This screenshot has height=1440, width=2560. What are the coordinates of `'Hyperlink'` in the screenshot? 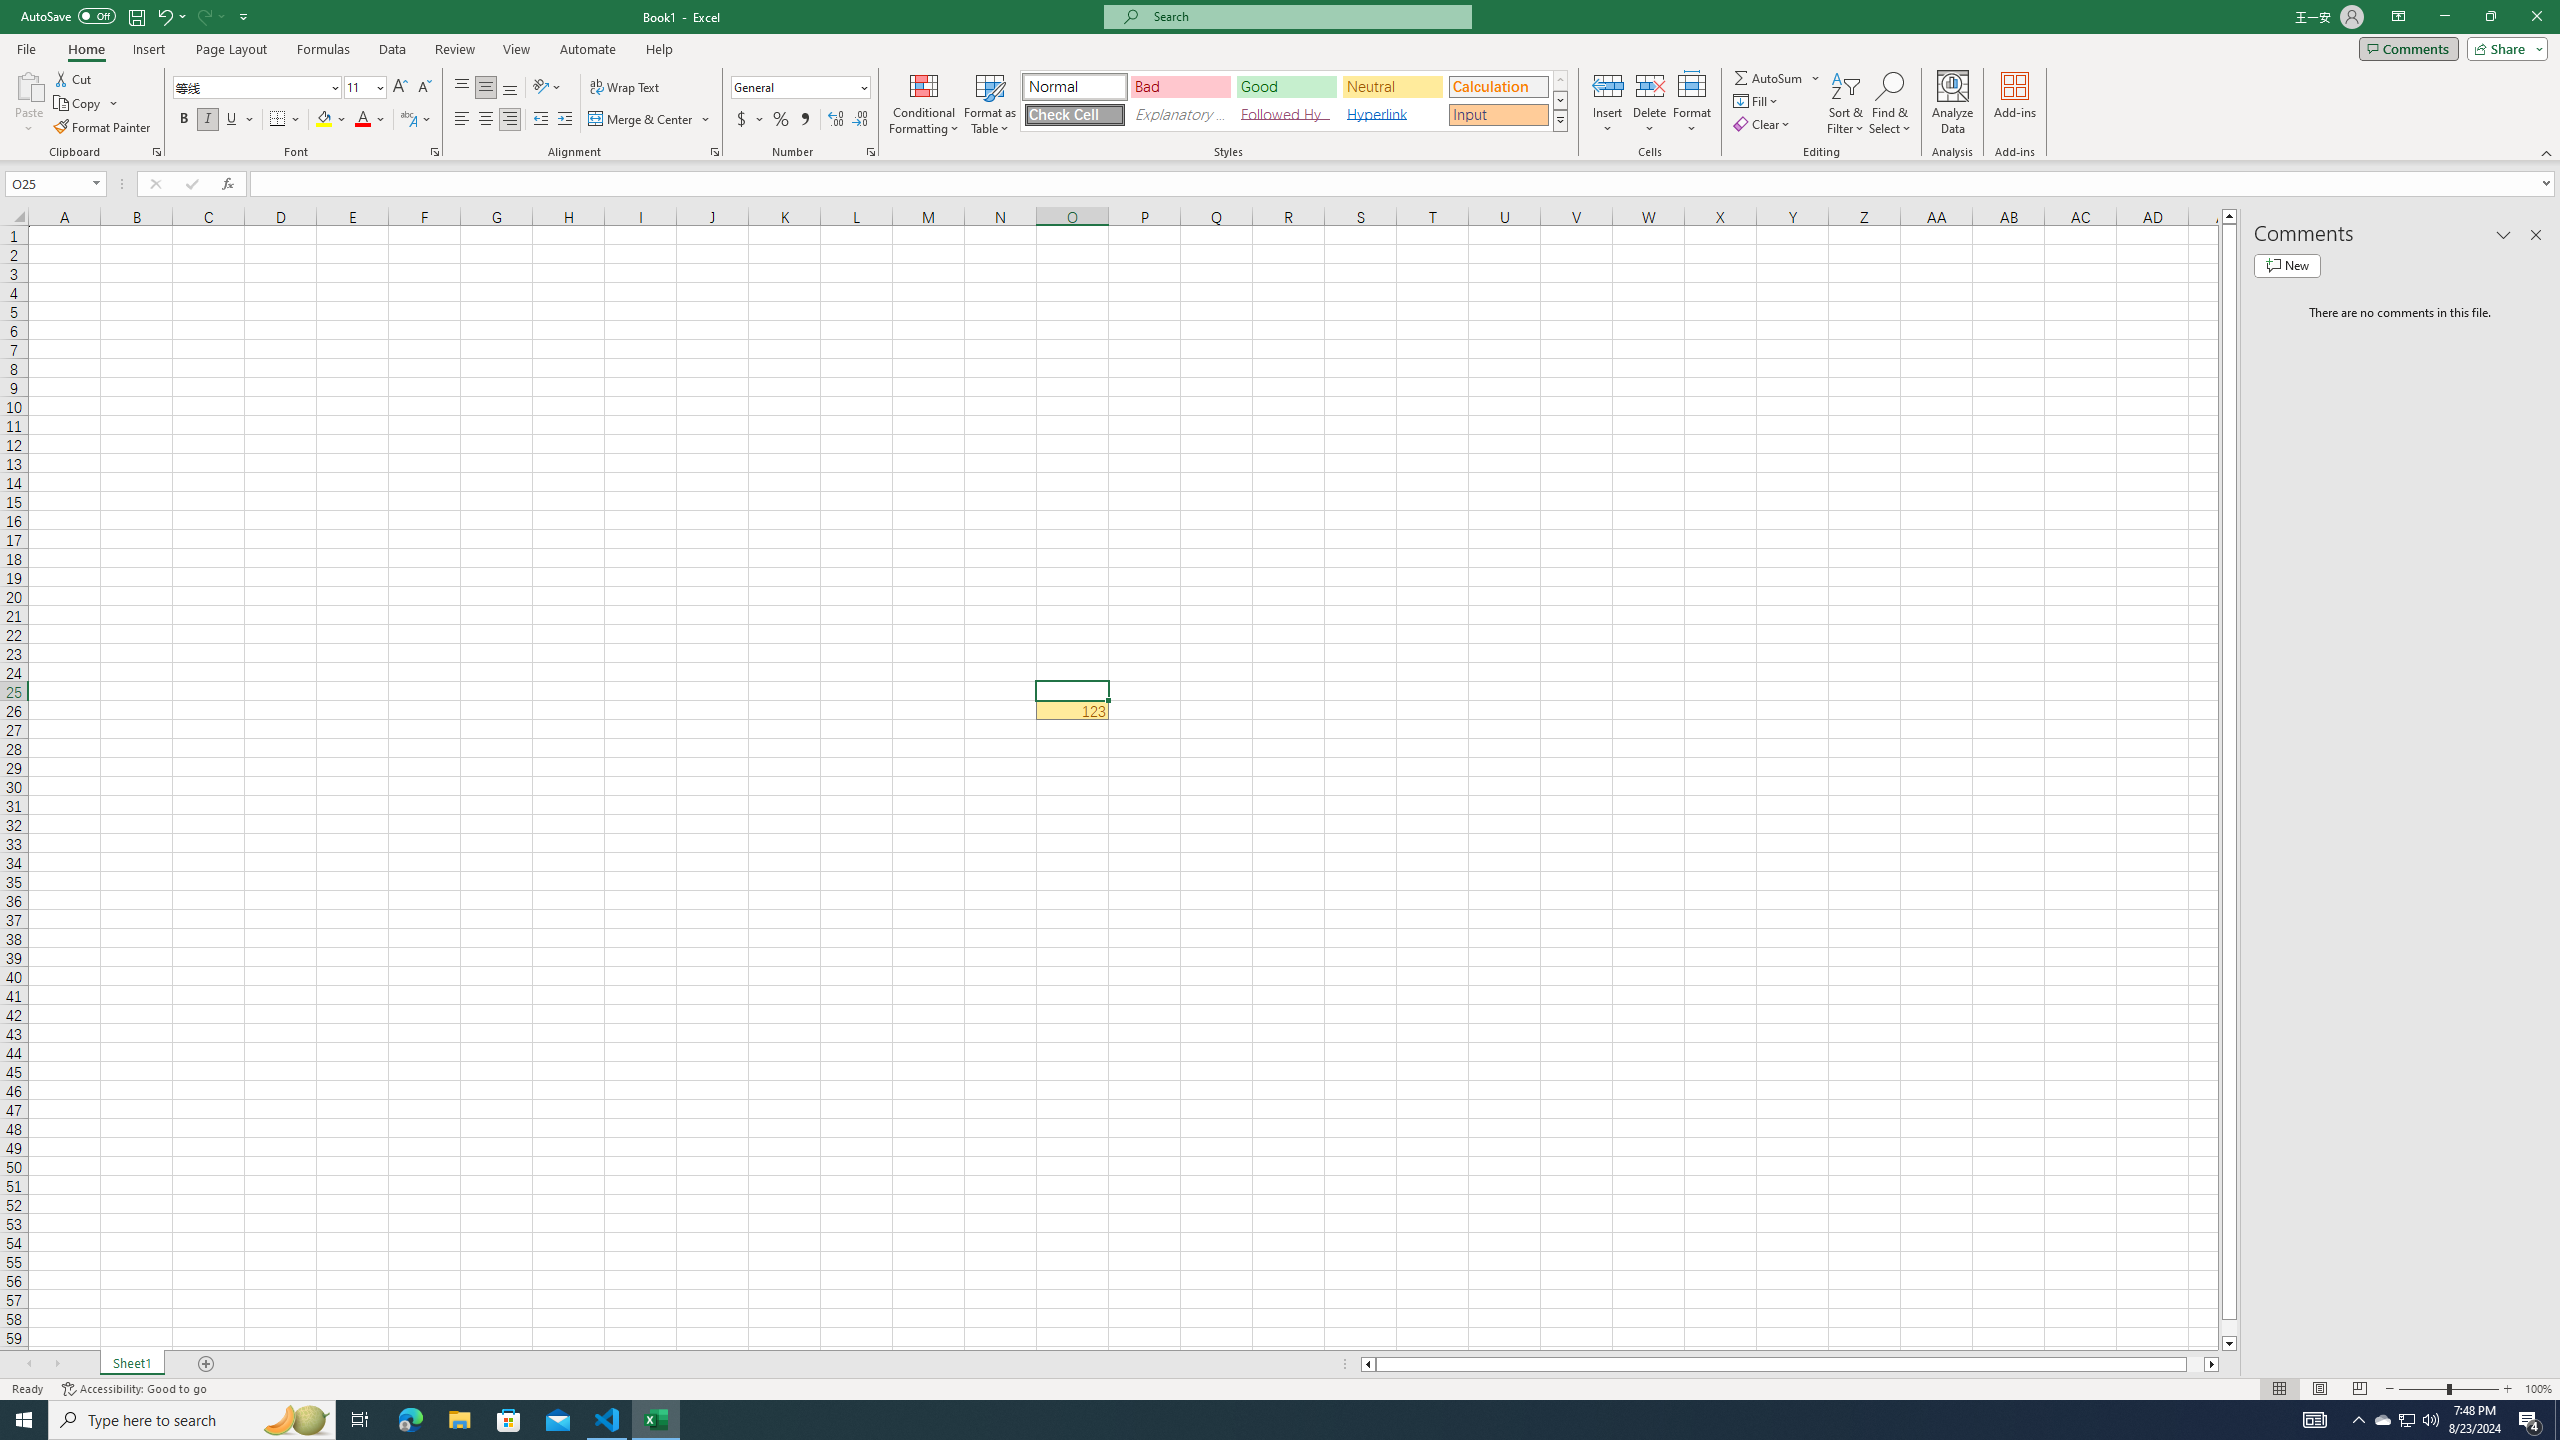 It's located at (1391, 114).